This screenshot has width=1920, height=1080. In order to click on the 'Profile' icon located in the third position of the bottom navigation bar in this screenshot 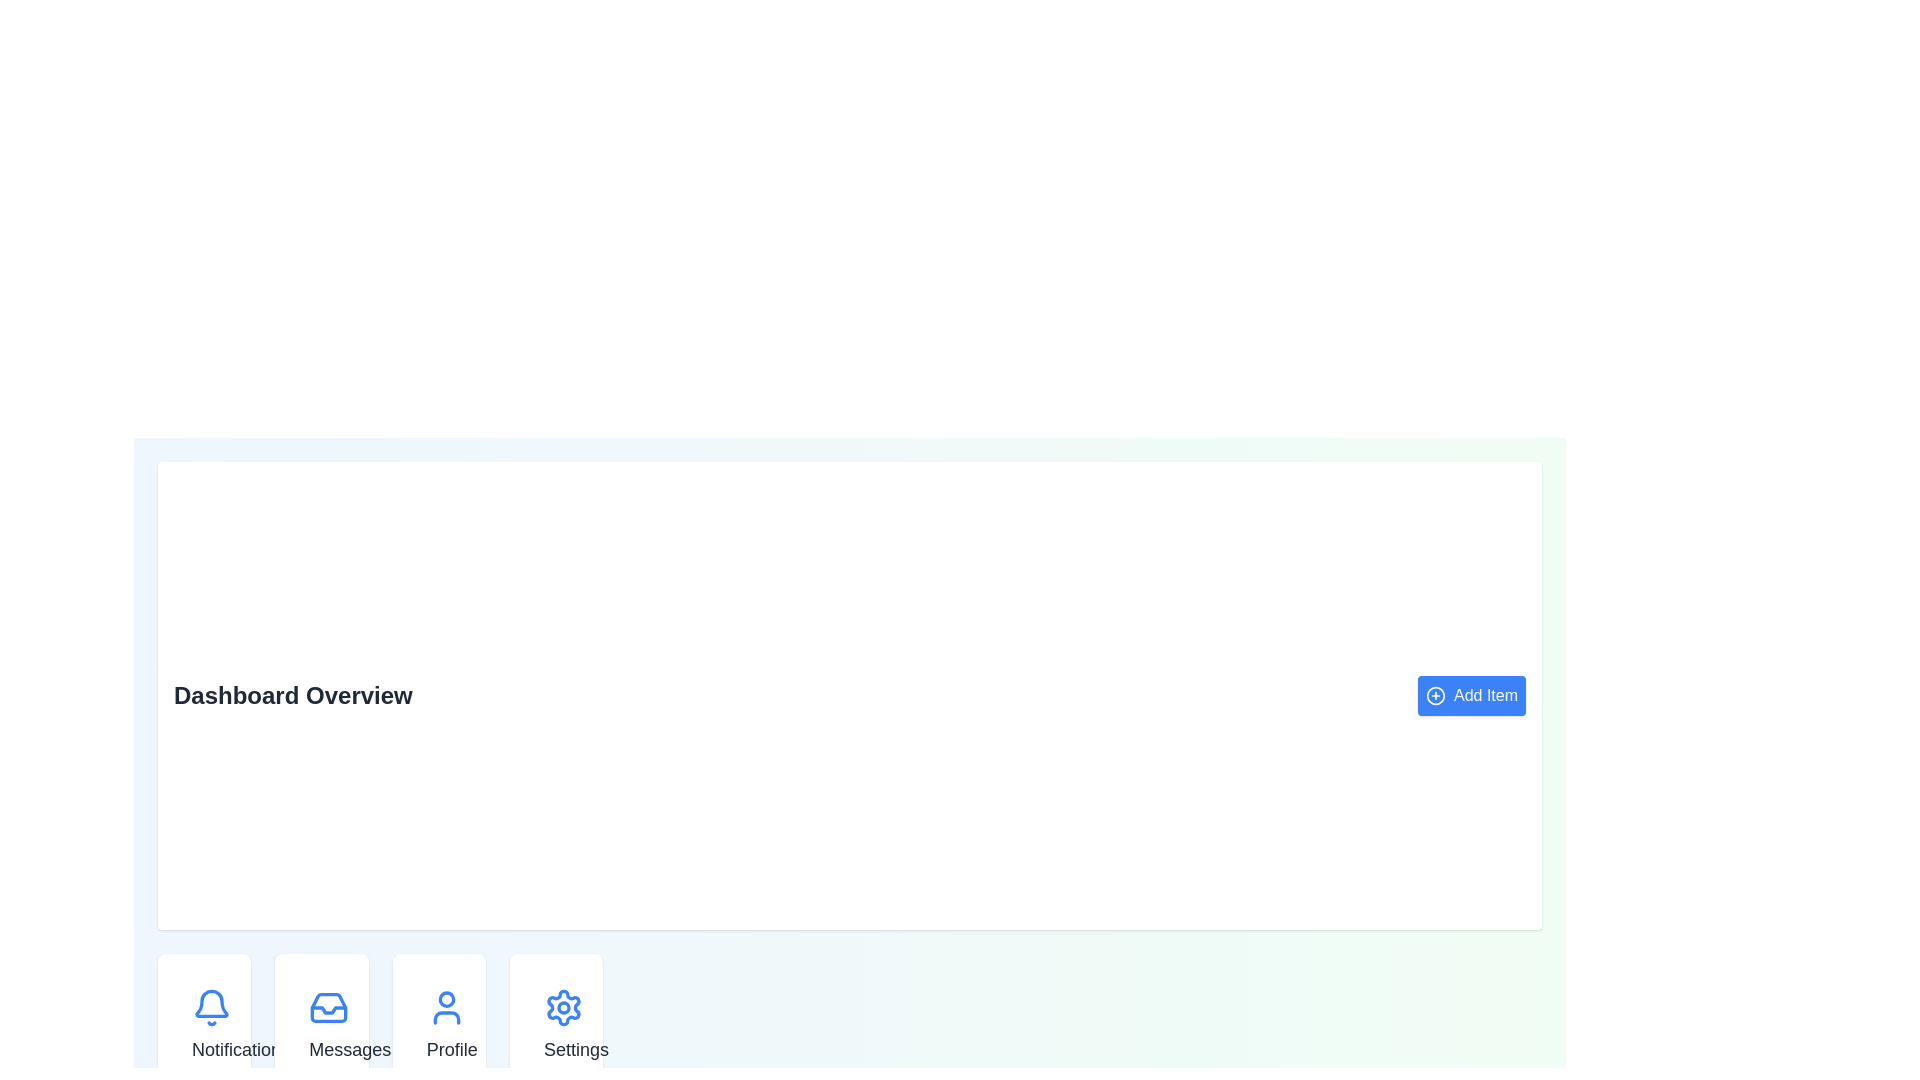, I will do `click(445, 1007)`.